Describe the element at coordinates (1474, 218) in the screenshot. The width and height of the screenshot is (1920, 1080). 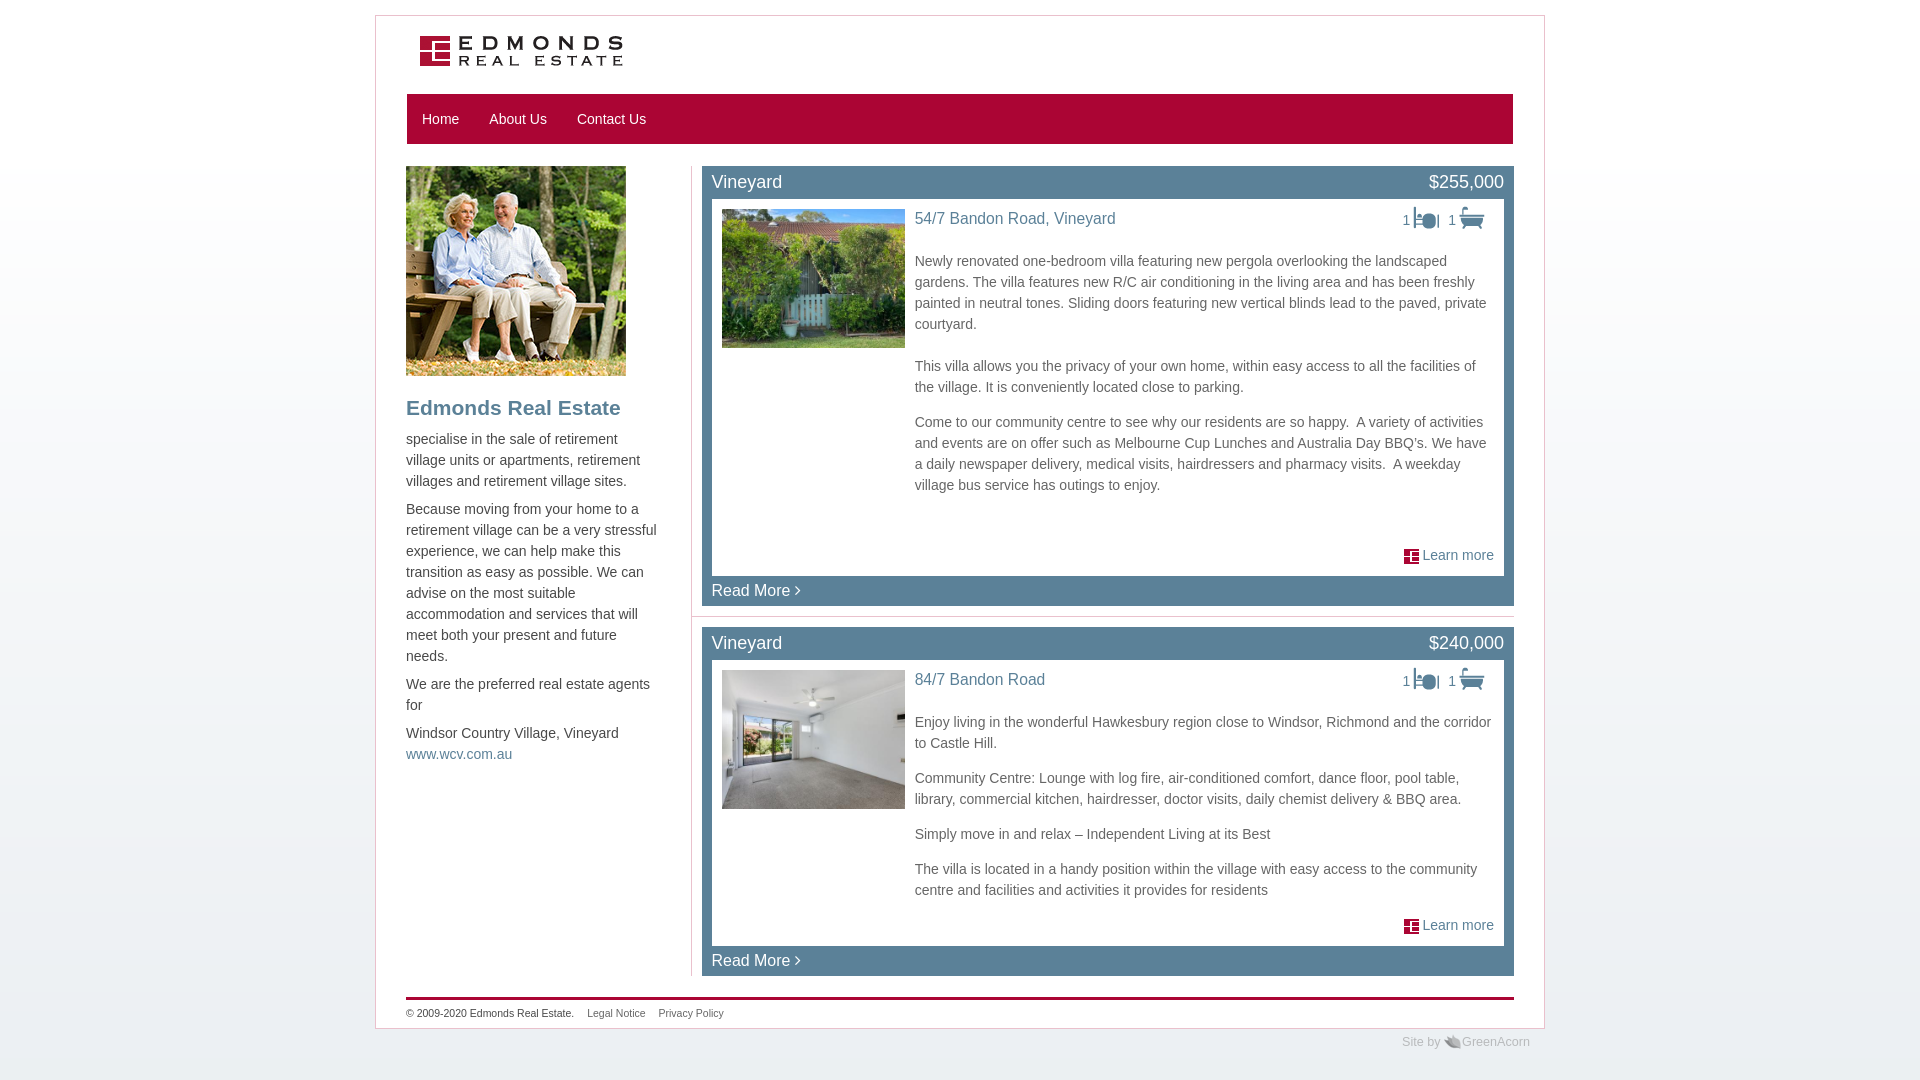
I see `'Bathrooms'` at that location.